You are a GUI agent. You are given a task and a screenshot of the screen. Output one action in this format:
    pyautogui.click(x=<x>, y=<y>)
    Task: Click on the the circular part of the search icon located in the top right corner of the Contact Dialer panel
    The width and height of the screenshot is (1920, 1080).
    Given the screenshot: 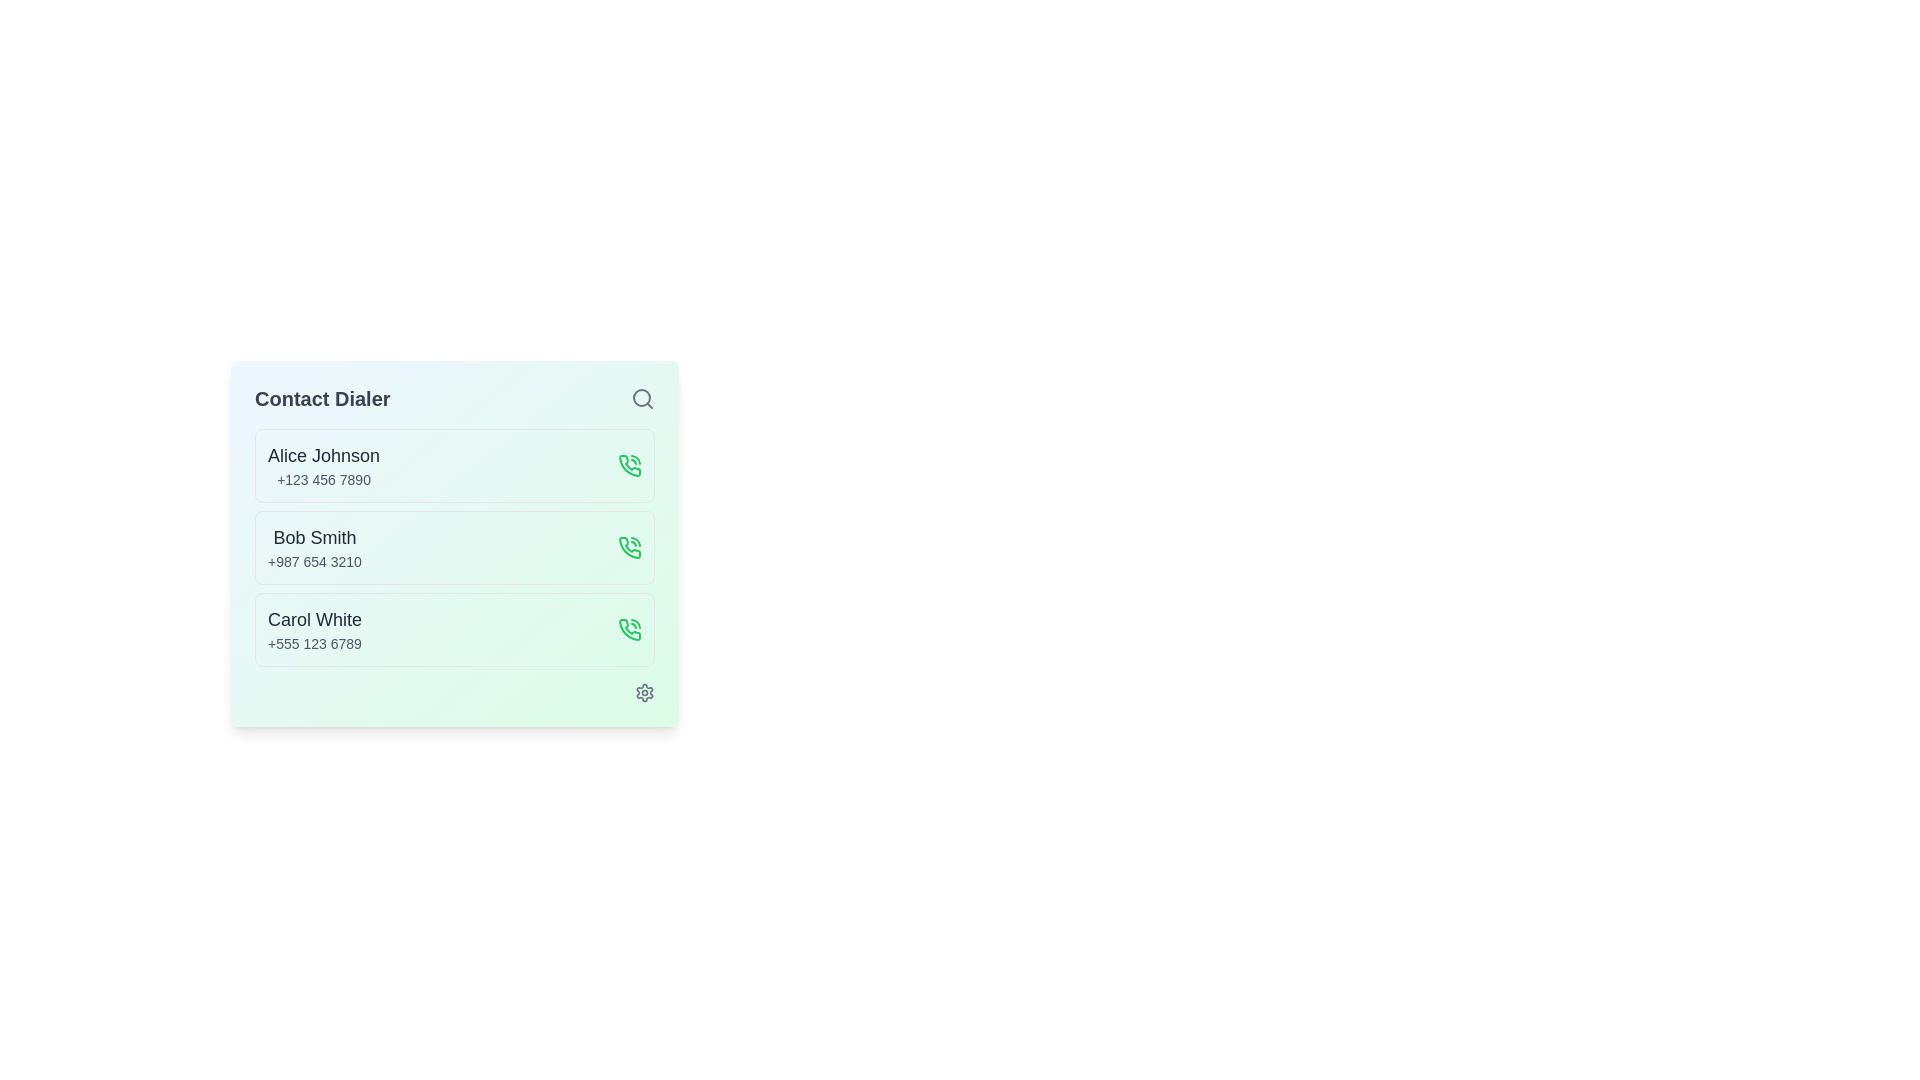 What is the action you would take?
    pyautogui.click(x=642, y=397)
    